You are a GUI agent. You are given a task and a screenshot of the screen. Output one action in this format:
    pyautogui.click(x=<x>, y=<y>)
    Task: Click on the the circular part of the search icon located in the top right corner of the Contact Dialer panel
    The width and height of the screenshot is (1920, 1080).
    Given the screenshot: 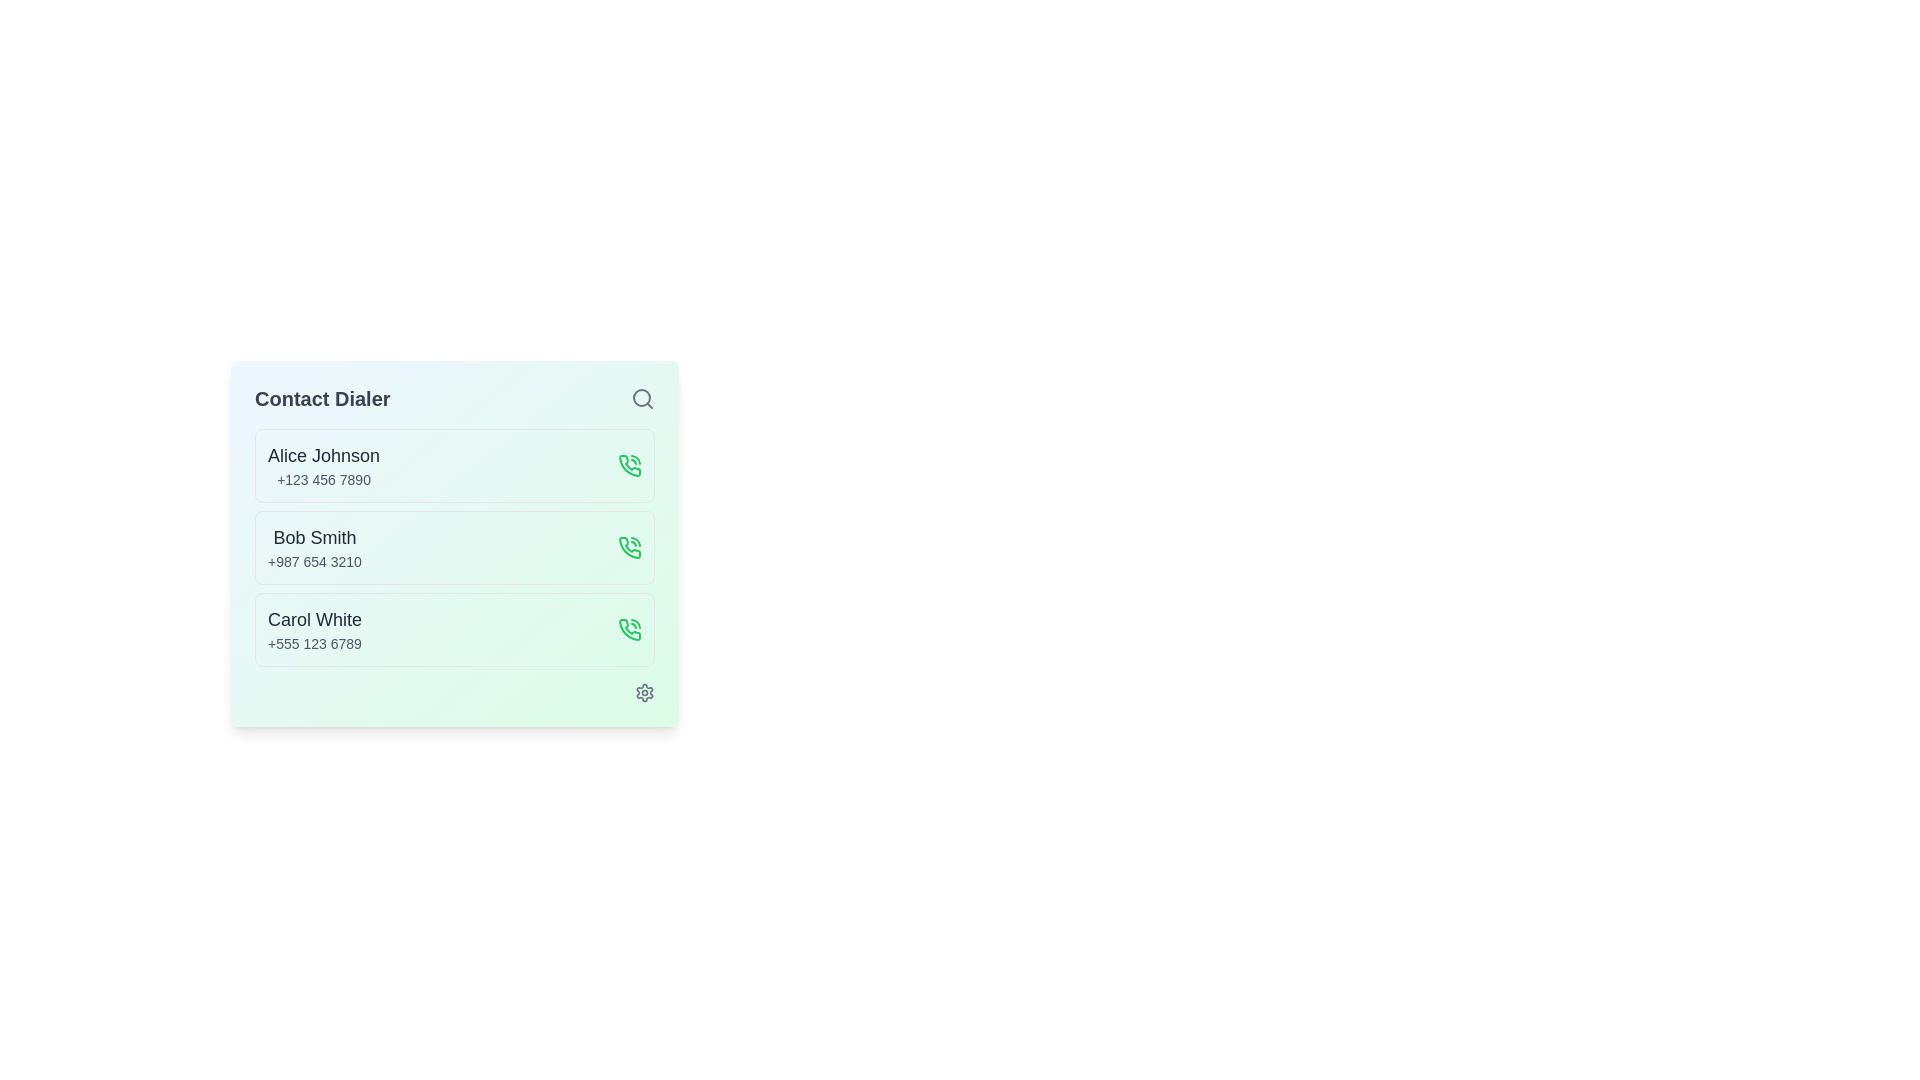 What is the action you would take?
    pyautogui.click(x=642, y=397)
    